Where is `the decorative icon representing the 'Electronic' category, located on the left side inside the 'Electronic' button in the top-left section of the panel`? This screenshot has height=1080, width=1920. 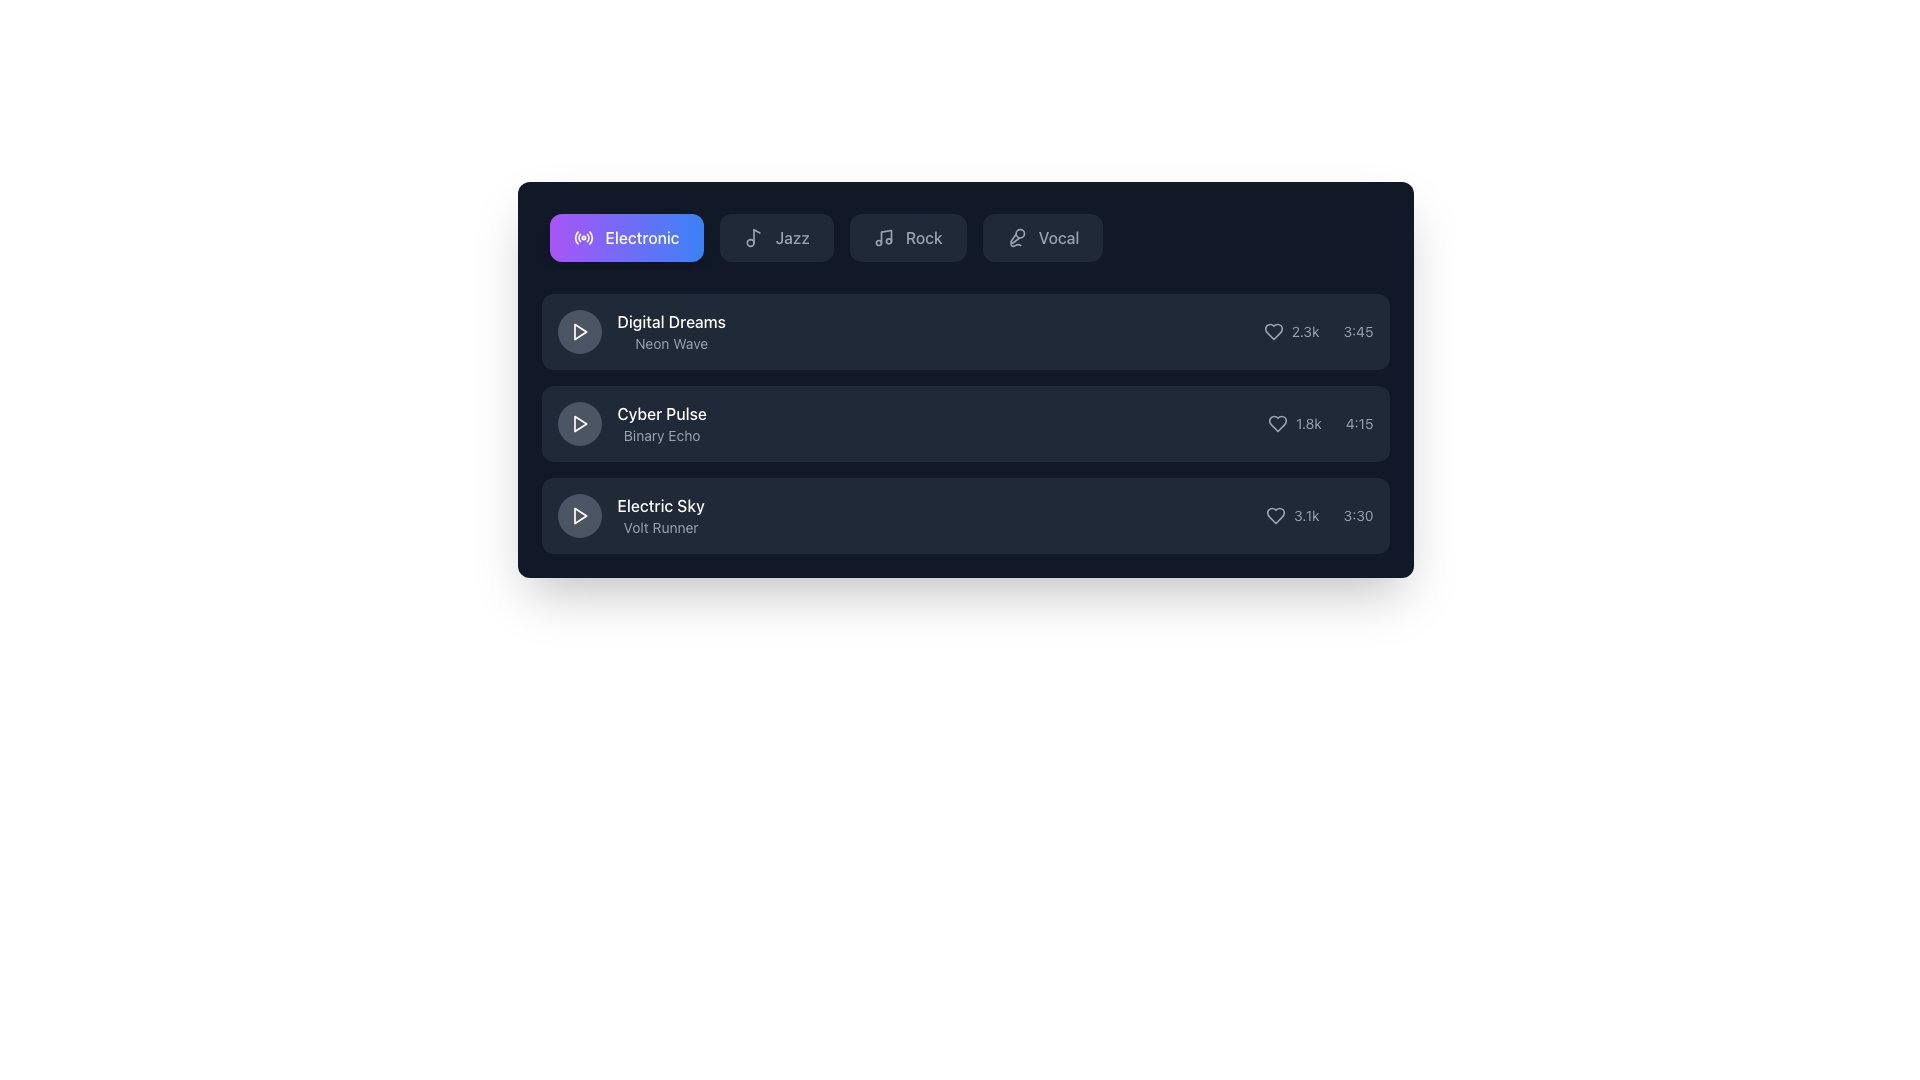
the decorative icon representing the 'Electronic' category, located on the left side inside the 'Electronic' button in the top-left section of the panel is located at coordinates (582, 237).